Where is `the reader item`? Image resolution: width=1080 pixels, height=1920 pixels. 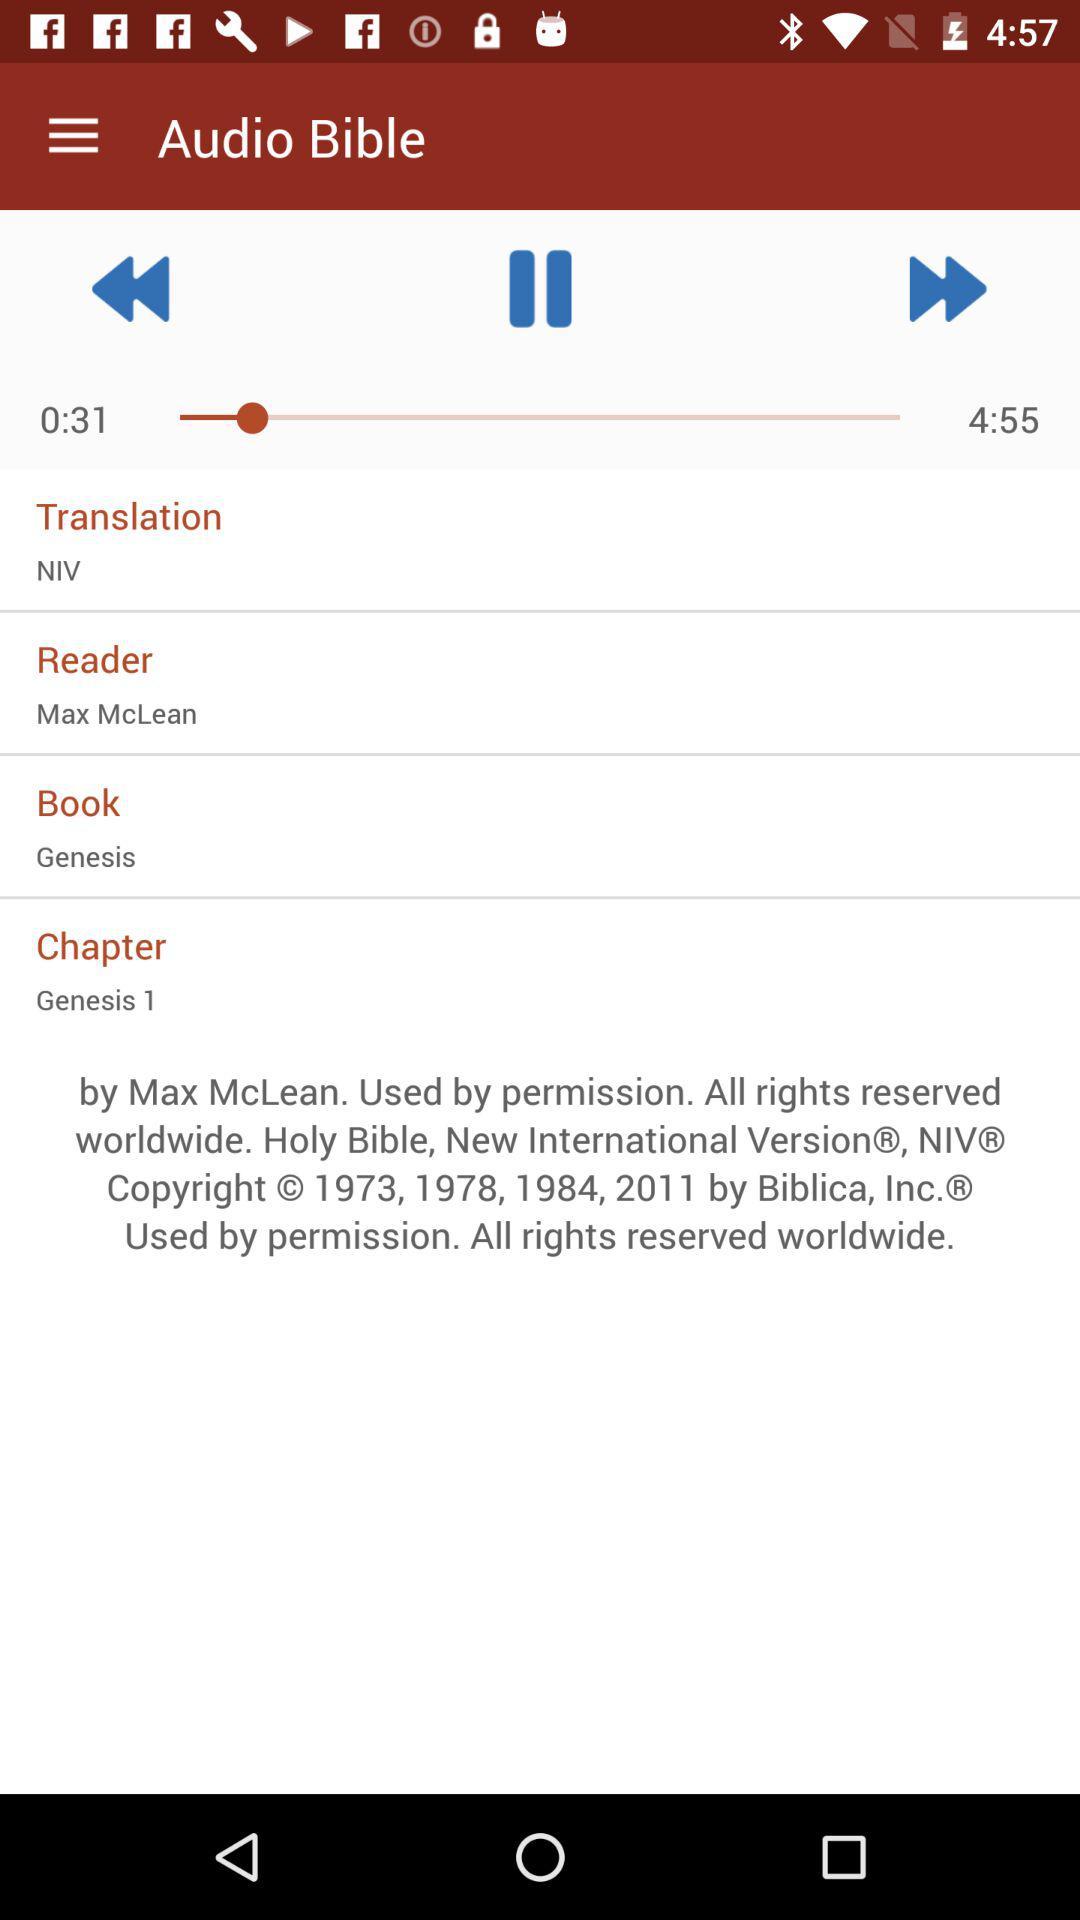
the reader item is located at coordinates (540, 658).